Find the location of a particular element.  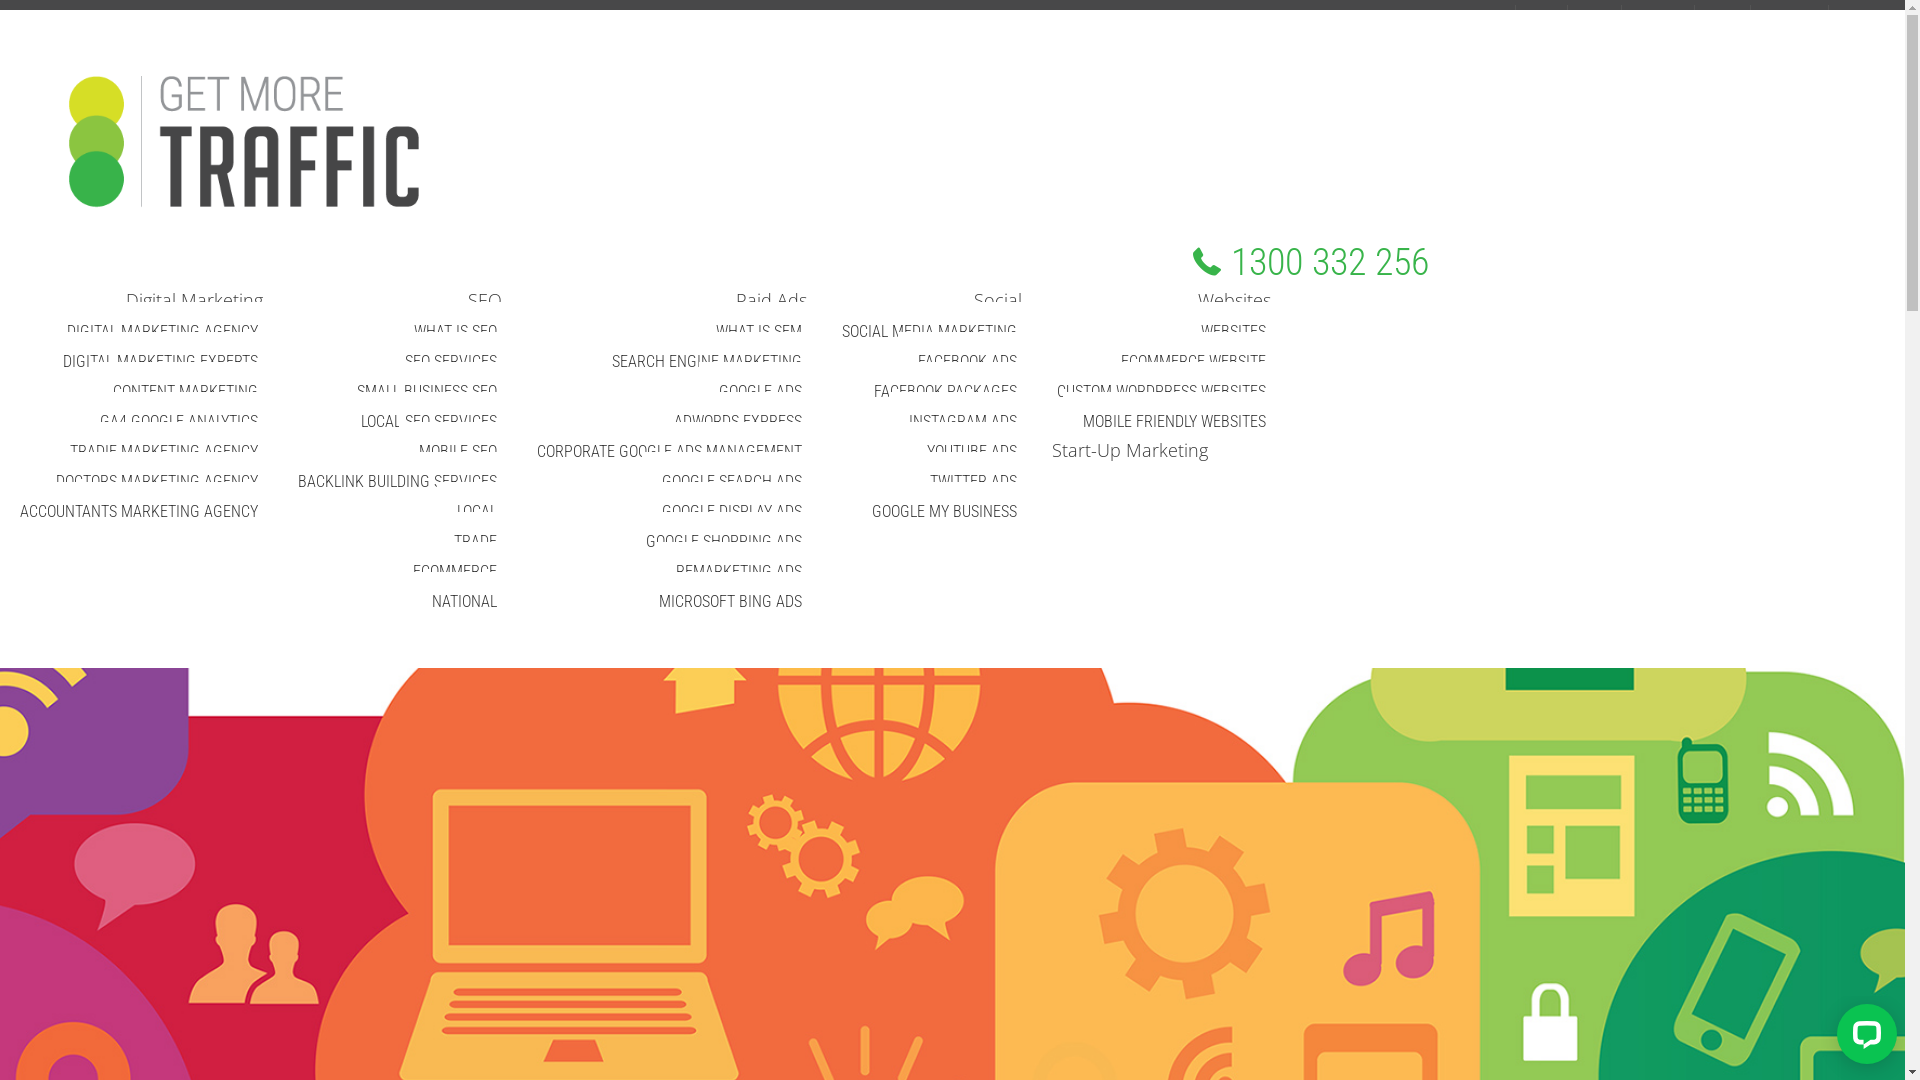

'Start-Up Marketing' is located at coordinates (1122, 450).